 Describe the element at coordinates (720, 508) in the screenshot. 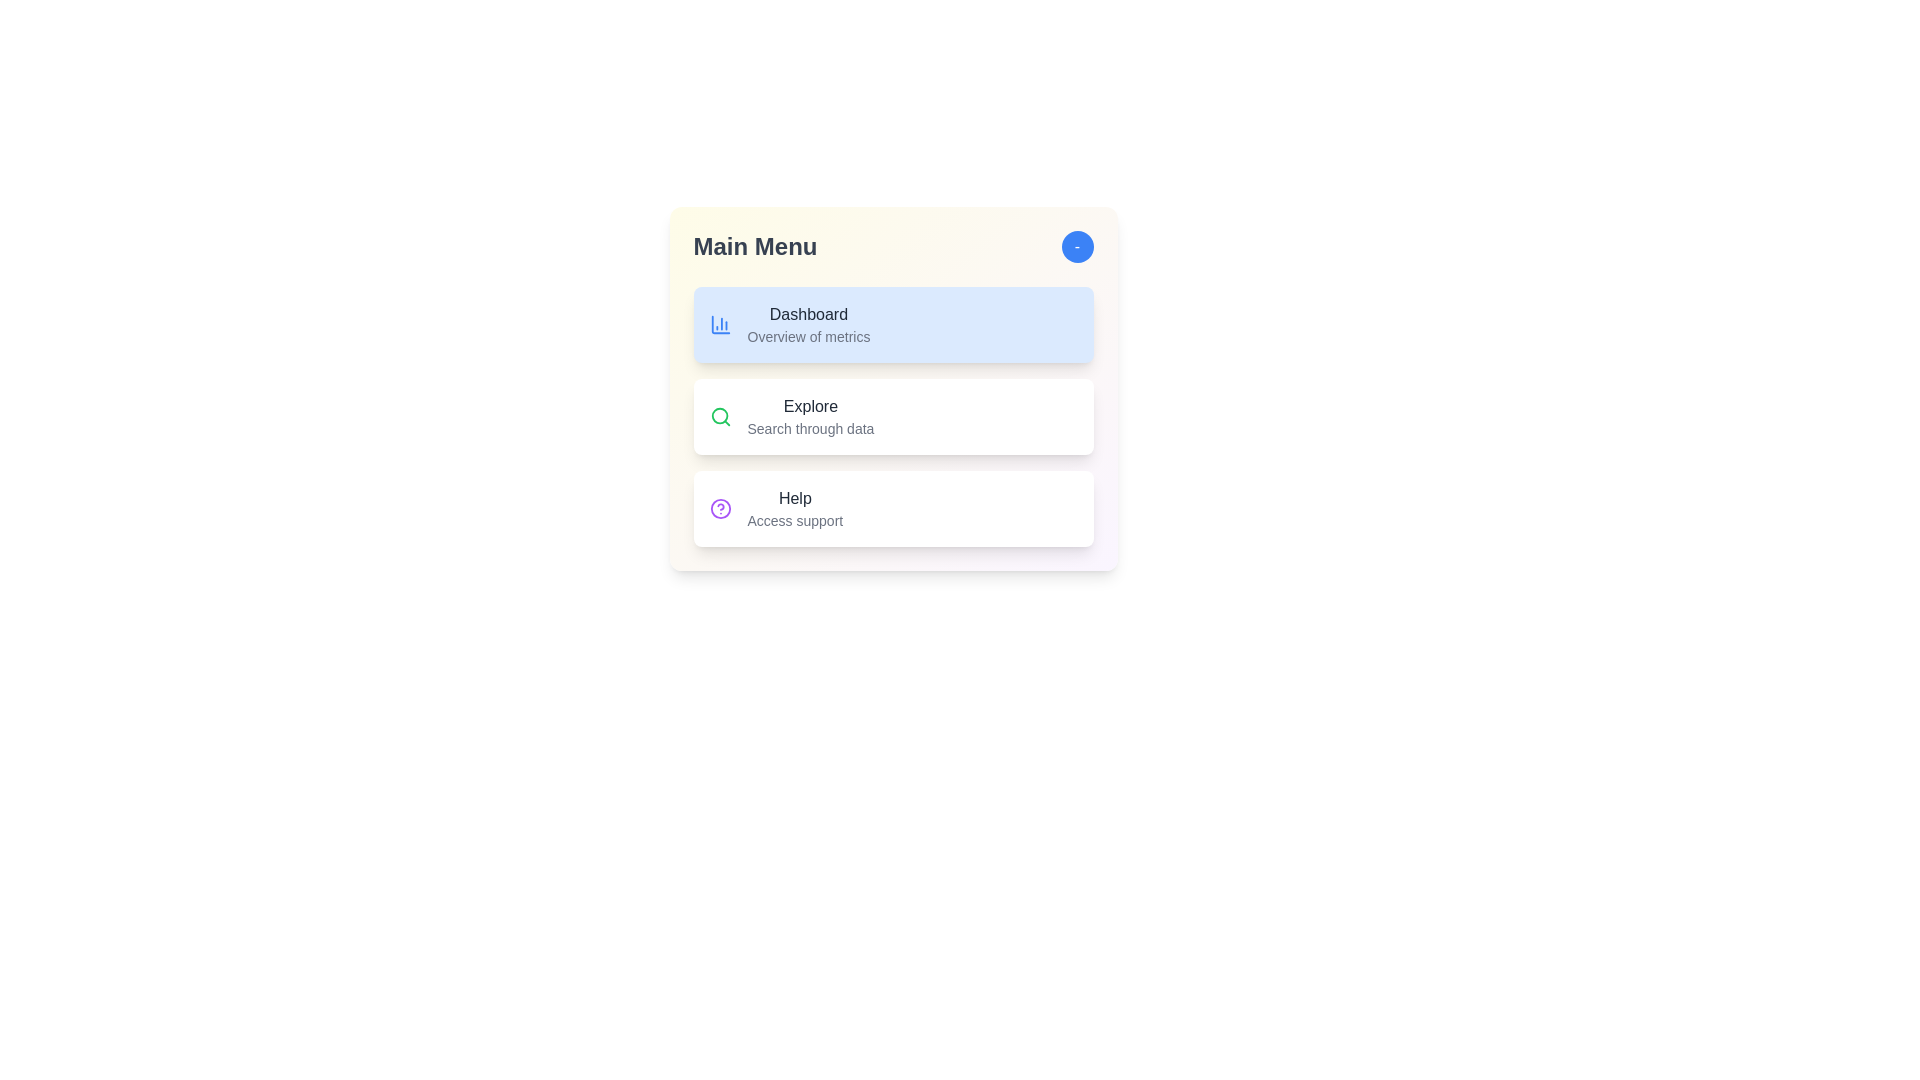

I see `the icon for Help in the menu` at that location.